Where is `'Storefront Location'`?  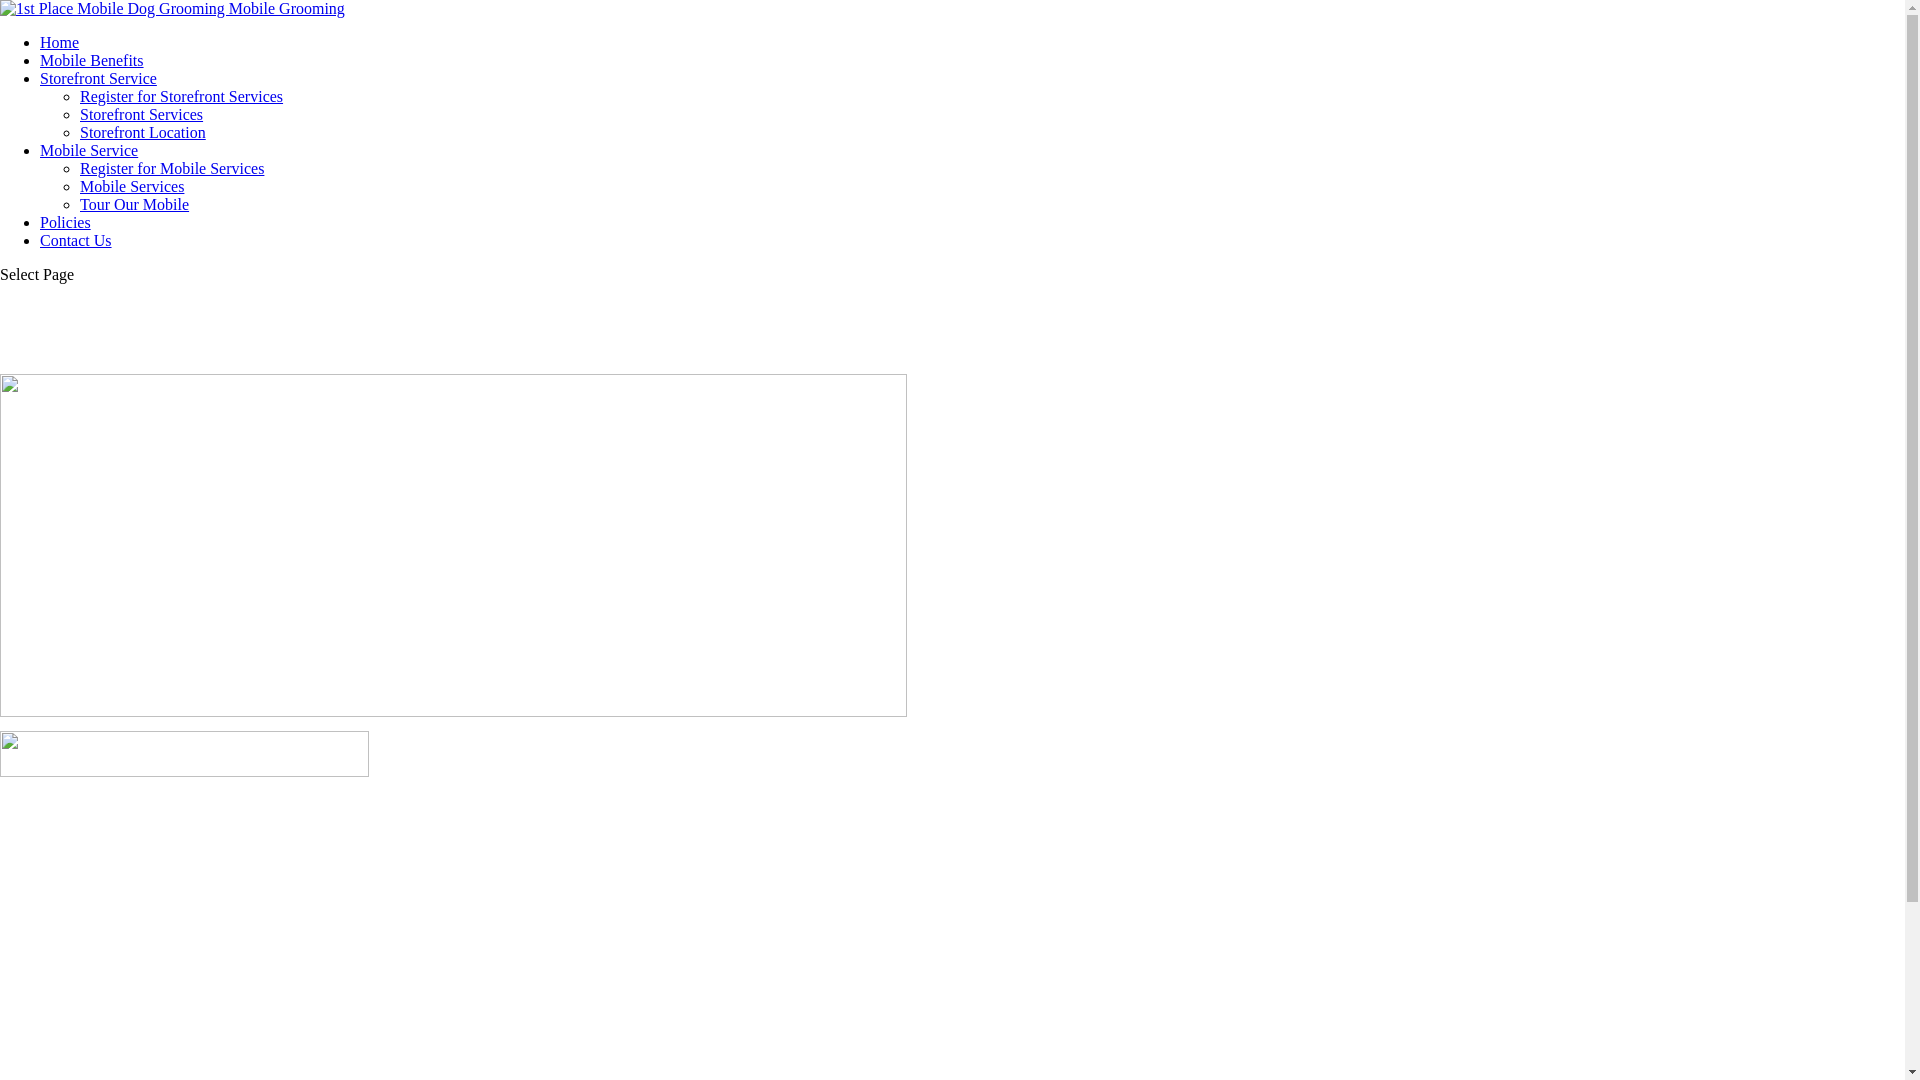 'Storefront Location' is located at coordinates (142, 132).